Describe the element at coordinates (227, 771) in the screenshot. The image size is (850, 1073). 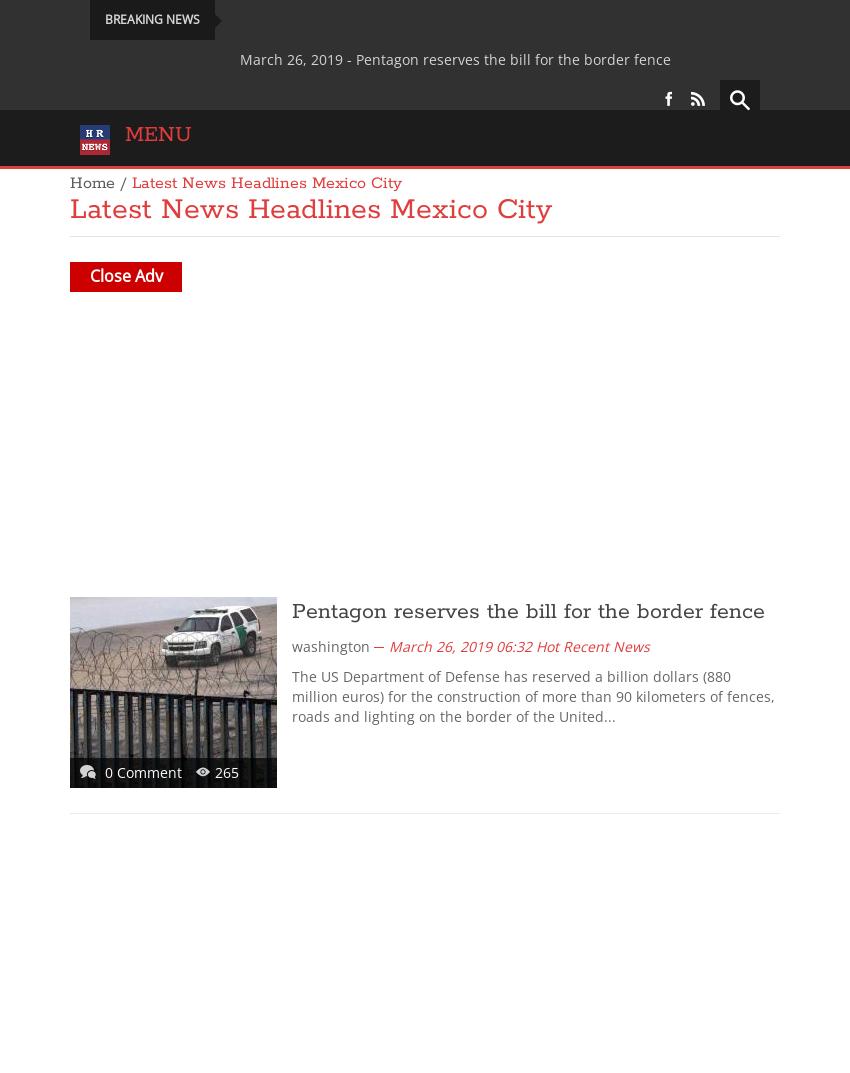
I see `'265'` at that location.